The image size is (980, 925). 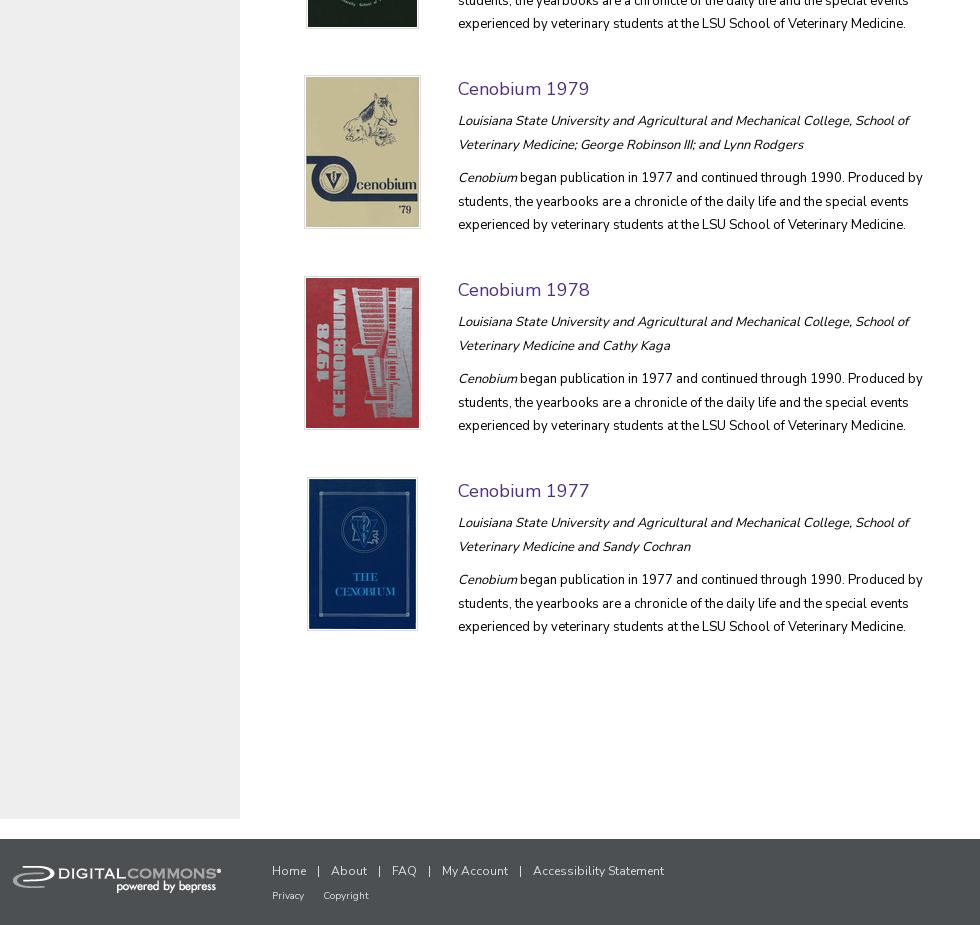 I want to click on 'Privacy', so click(x=272, y=895).